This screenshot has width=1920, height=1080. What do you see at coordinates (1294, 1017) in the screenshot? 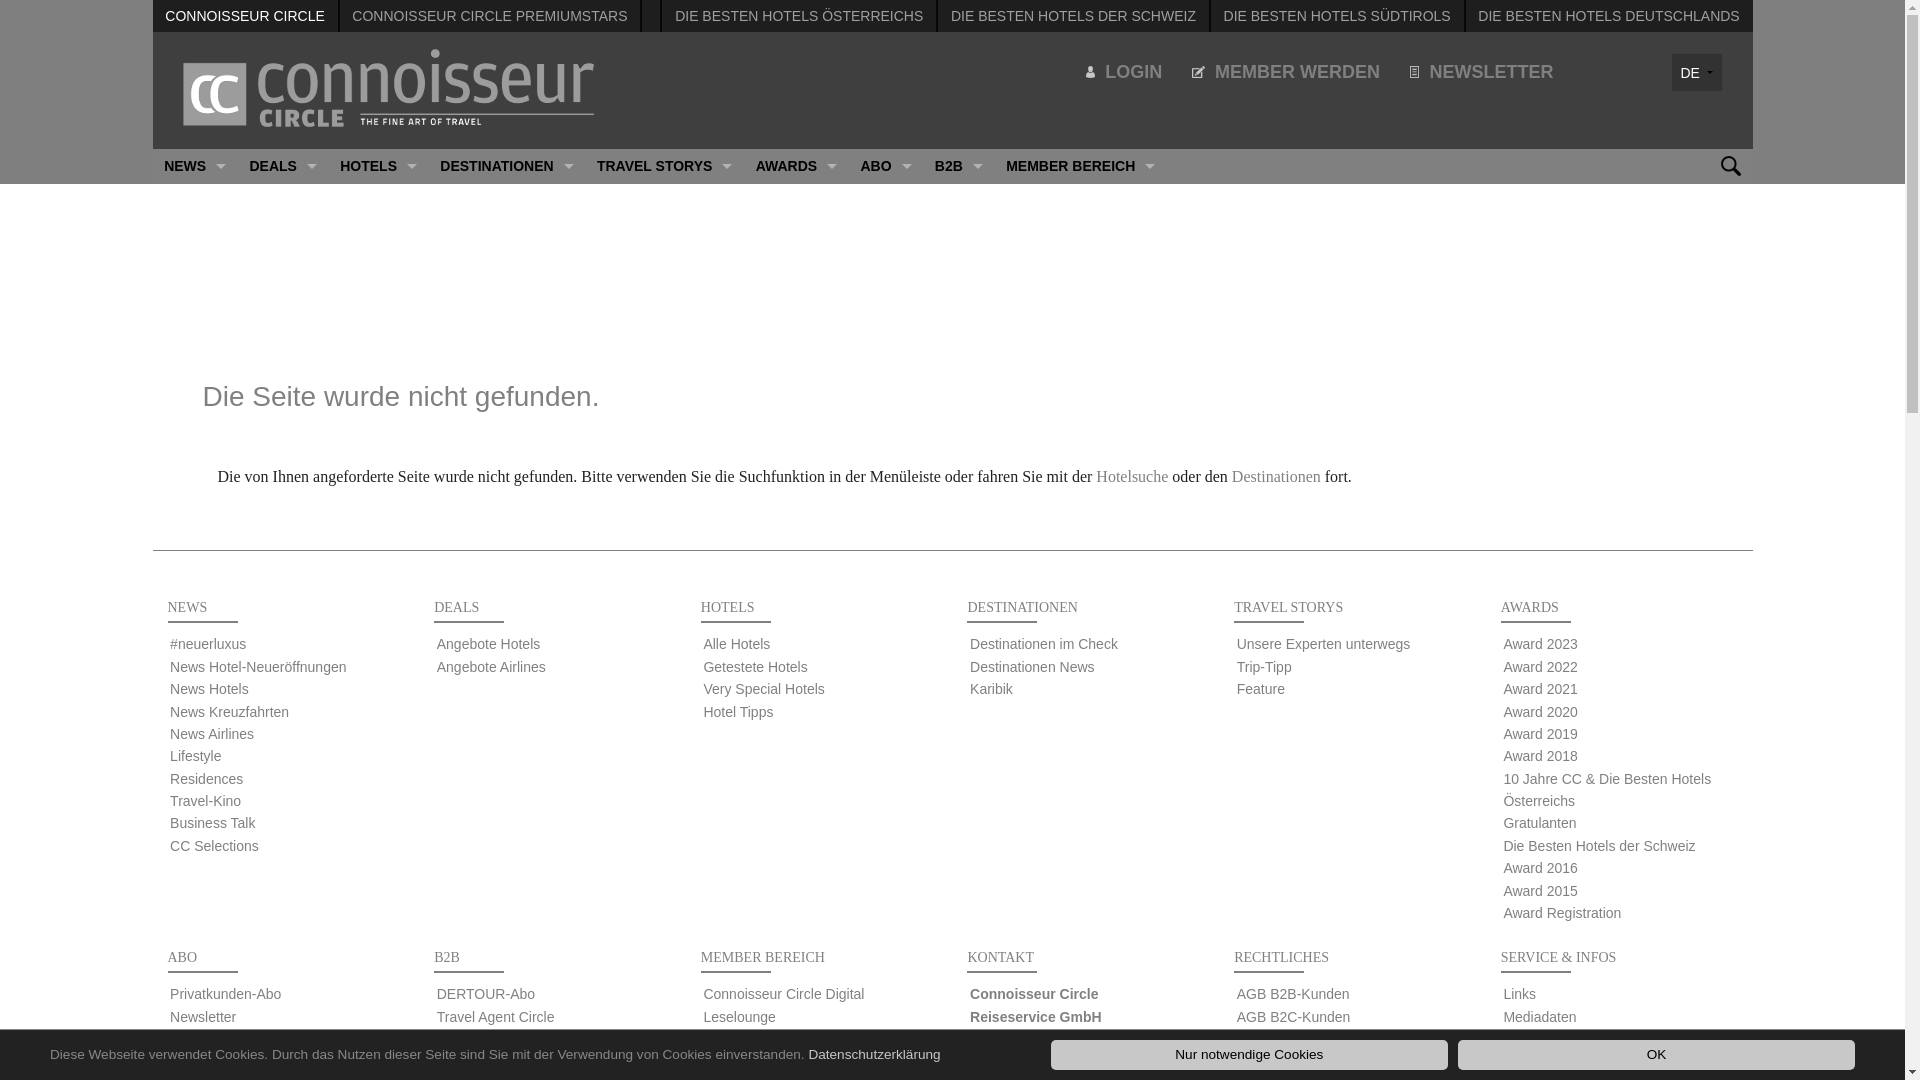
I see `'AGB B2C-Kunden'` at bounding box center [1294, 1017].